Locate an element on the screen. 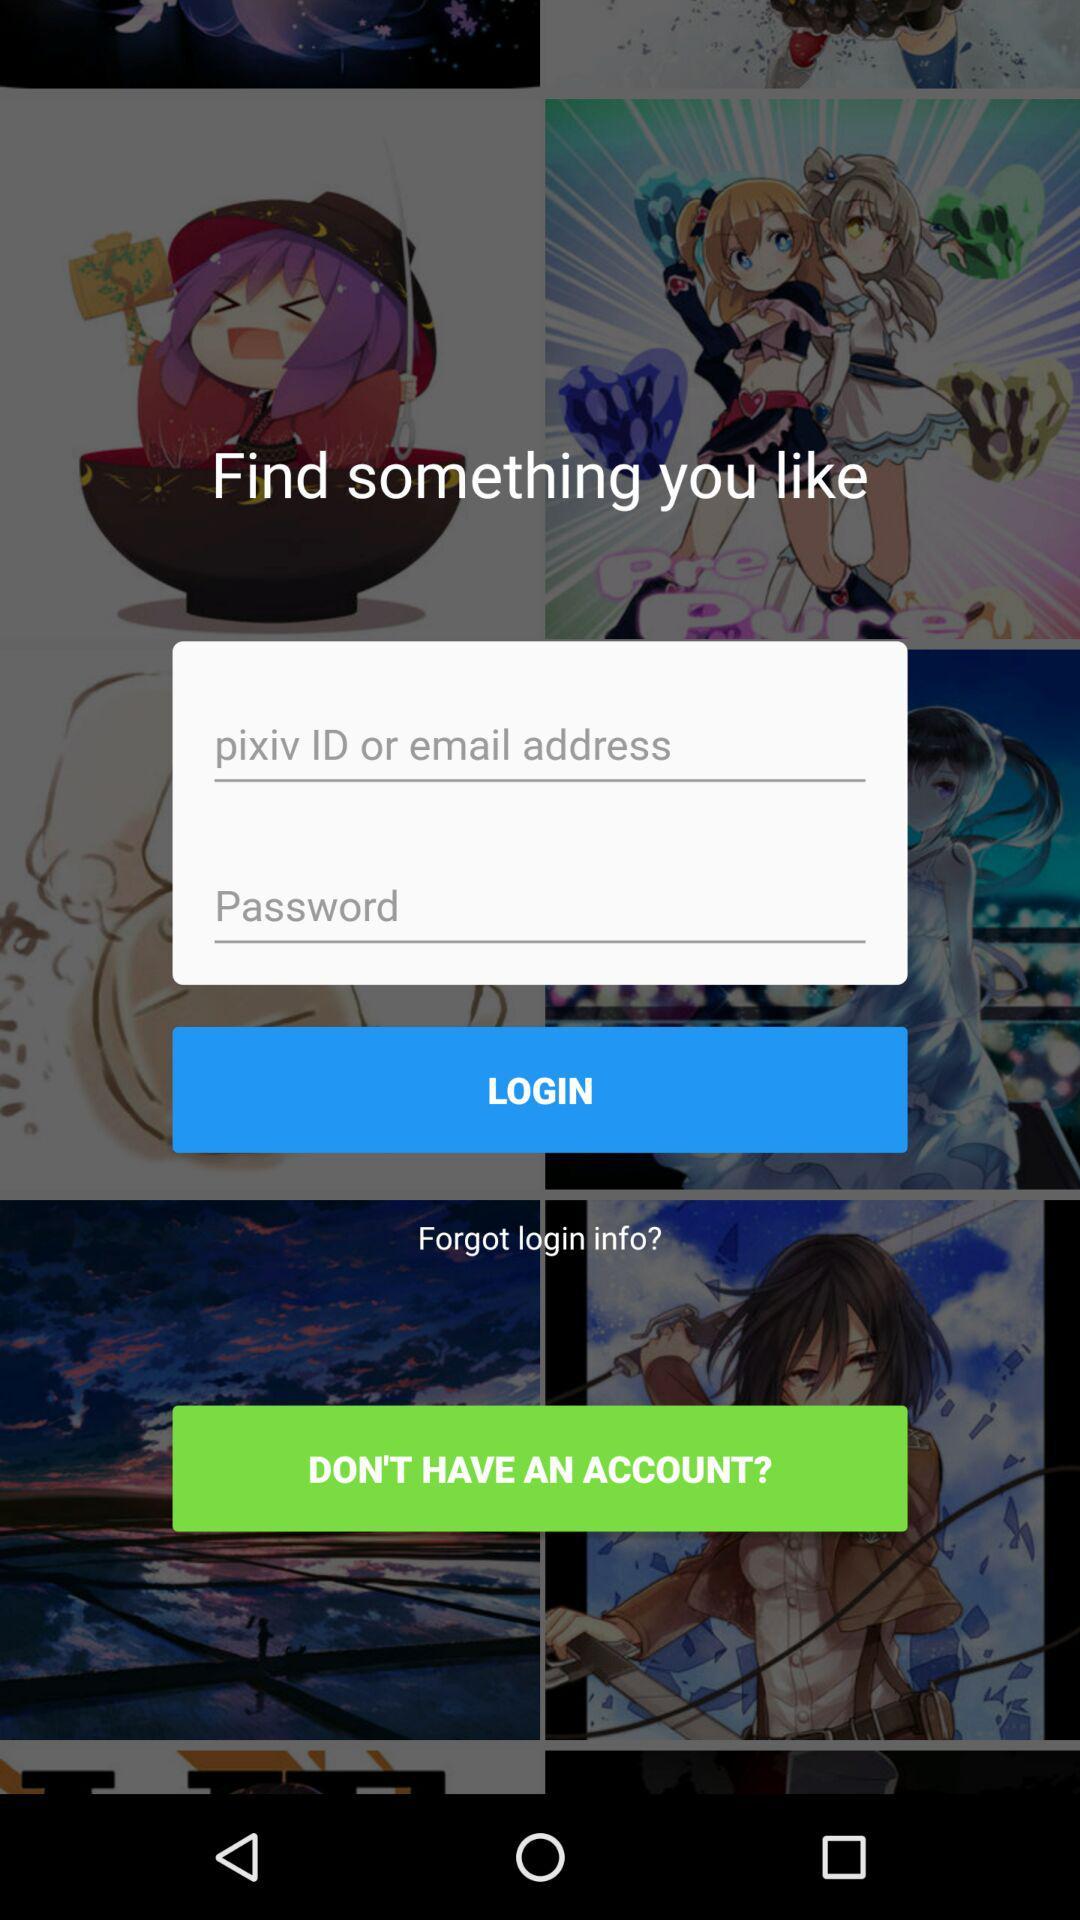 This screenshot has height=1920, width=1080. don t have is located at coordinates (540, 1468).